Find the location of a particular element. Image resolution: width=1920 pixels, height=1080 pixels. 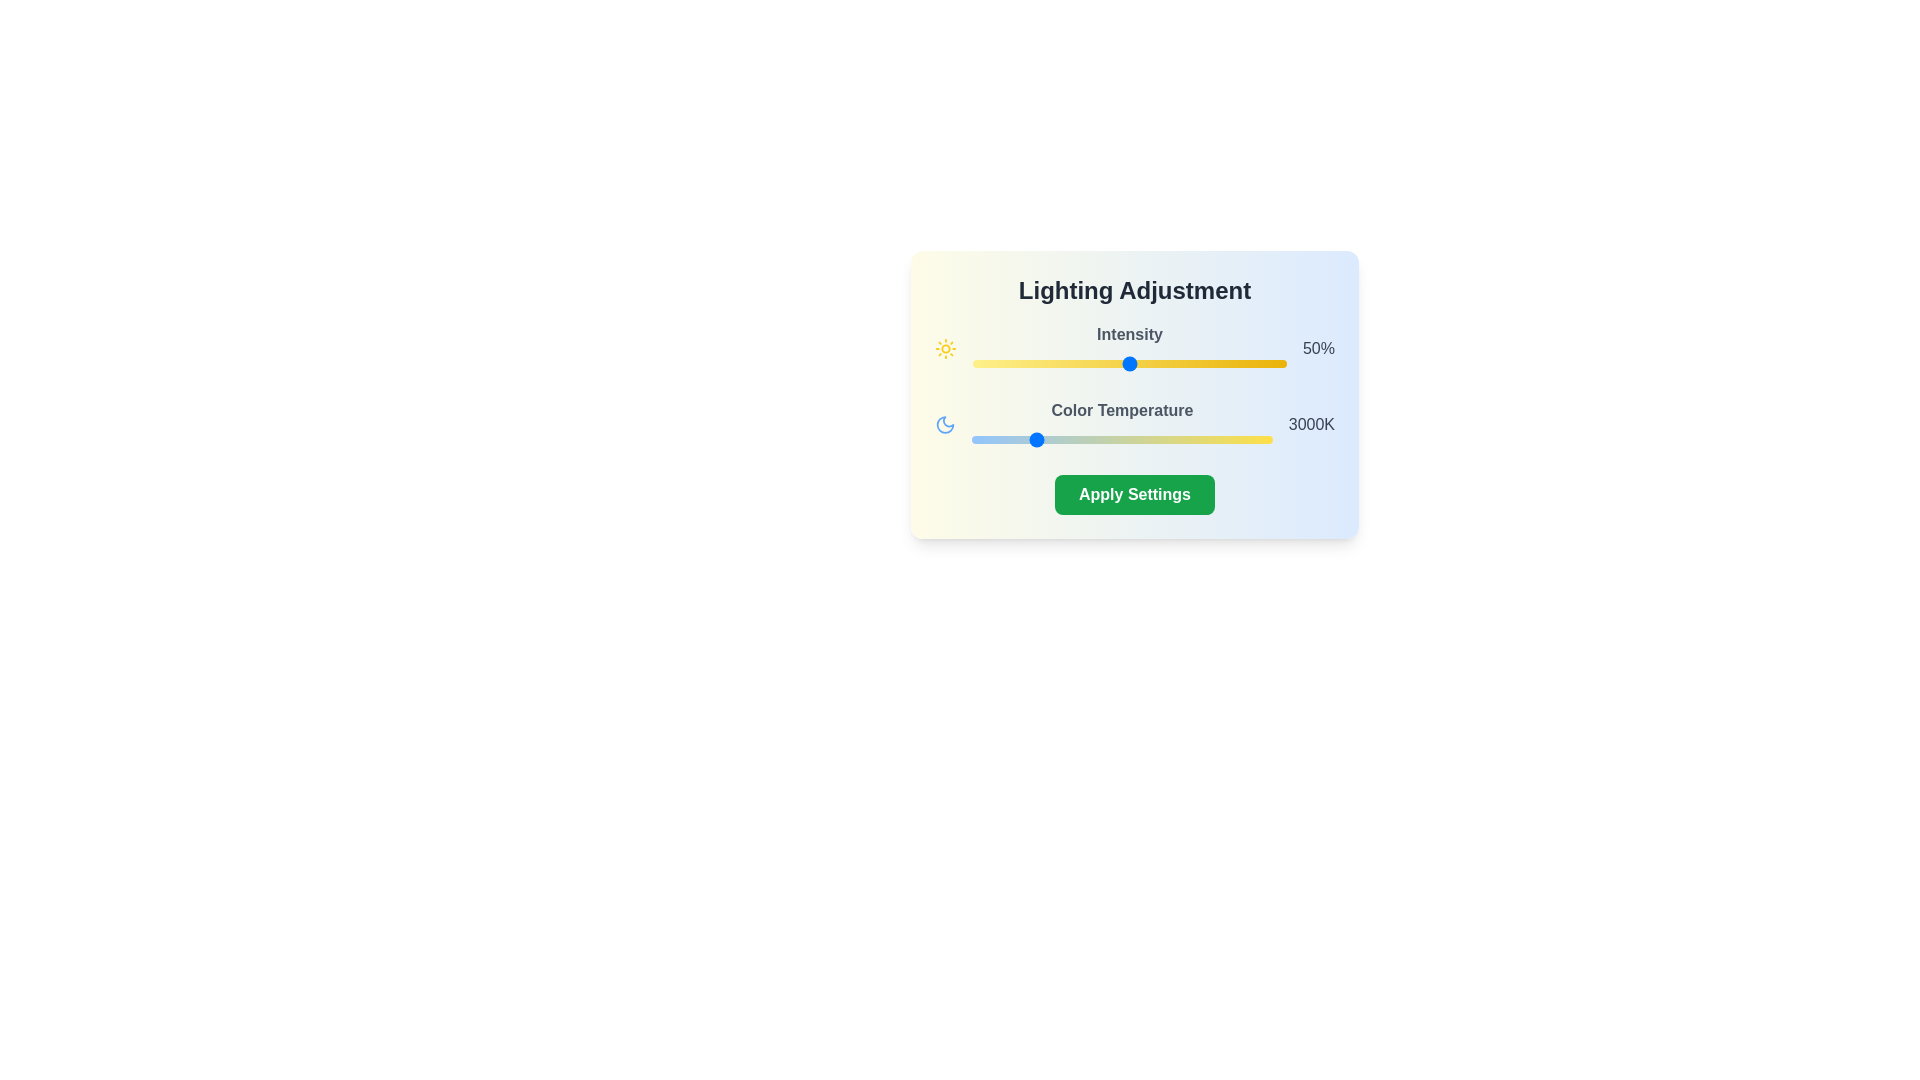

the text 'Lighting Adjustment' from the component is located at coordinates (1134, 290).